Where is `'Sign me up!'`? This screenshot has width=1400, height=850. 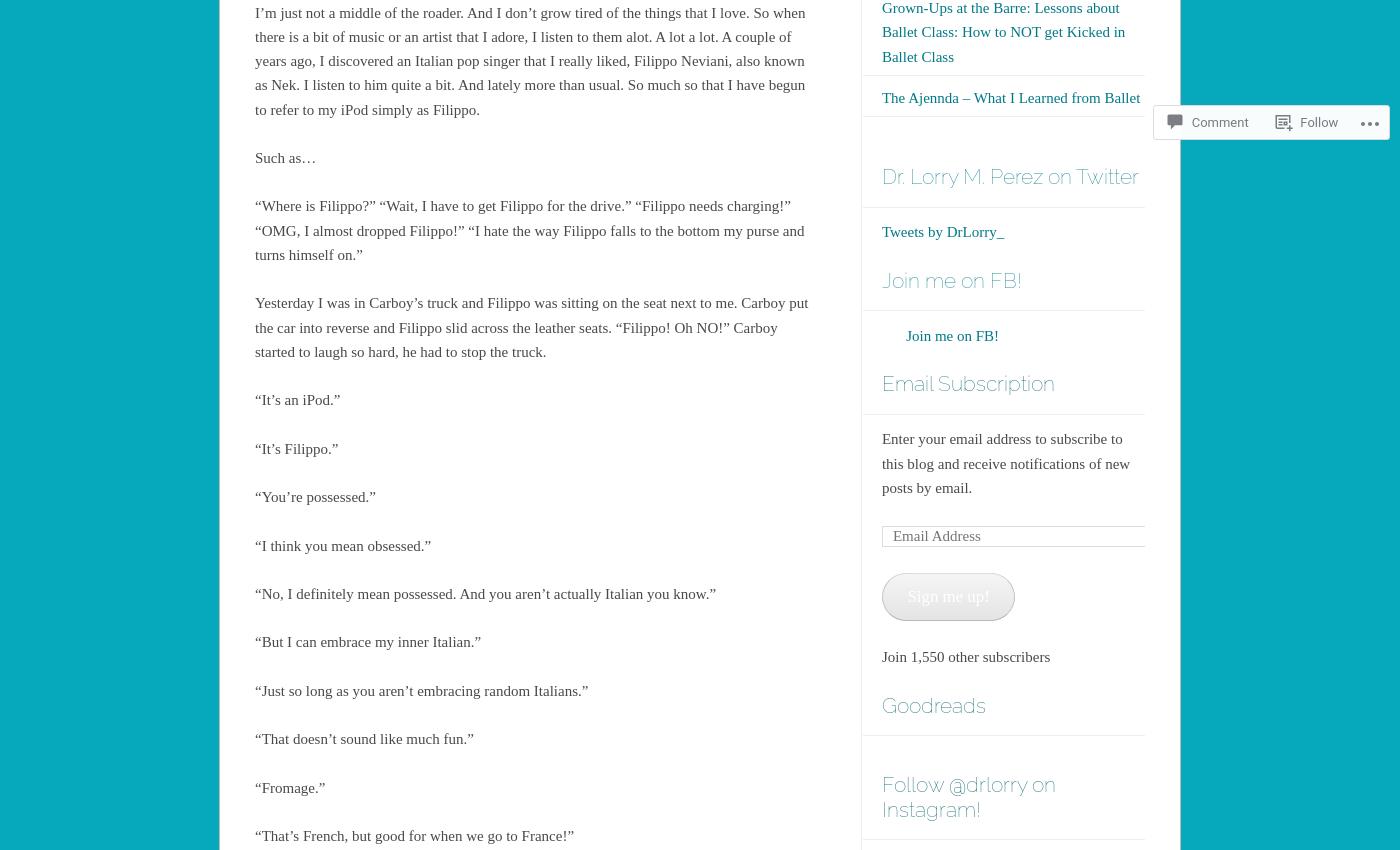 'Sign me up!' is located at coordinates (946, 595).